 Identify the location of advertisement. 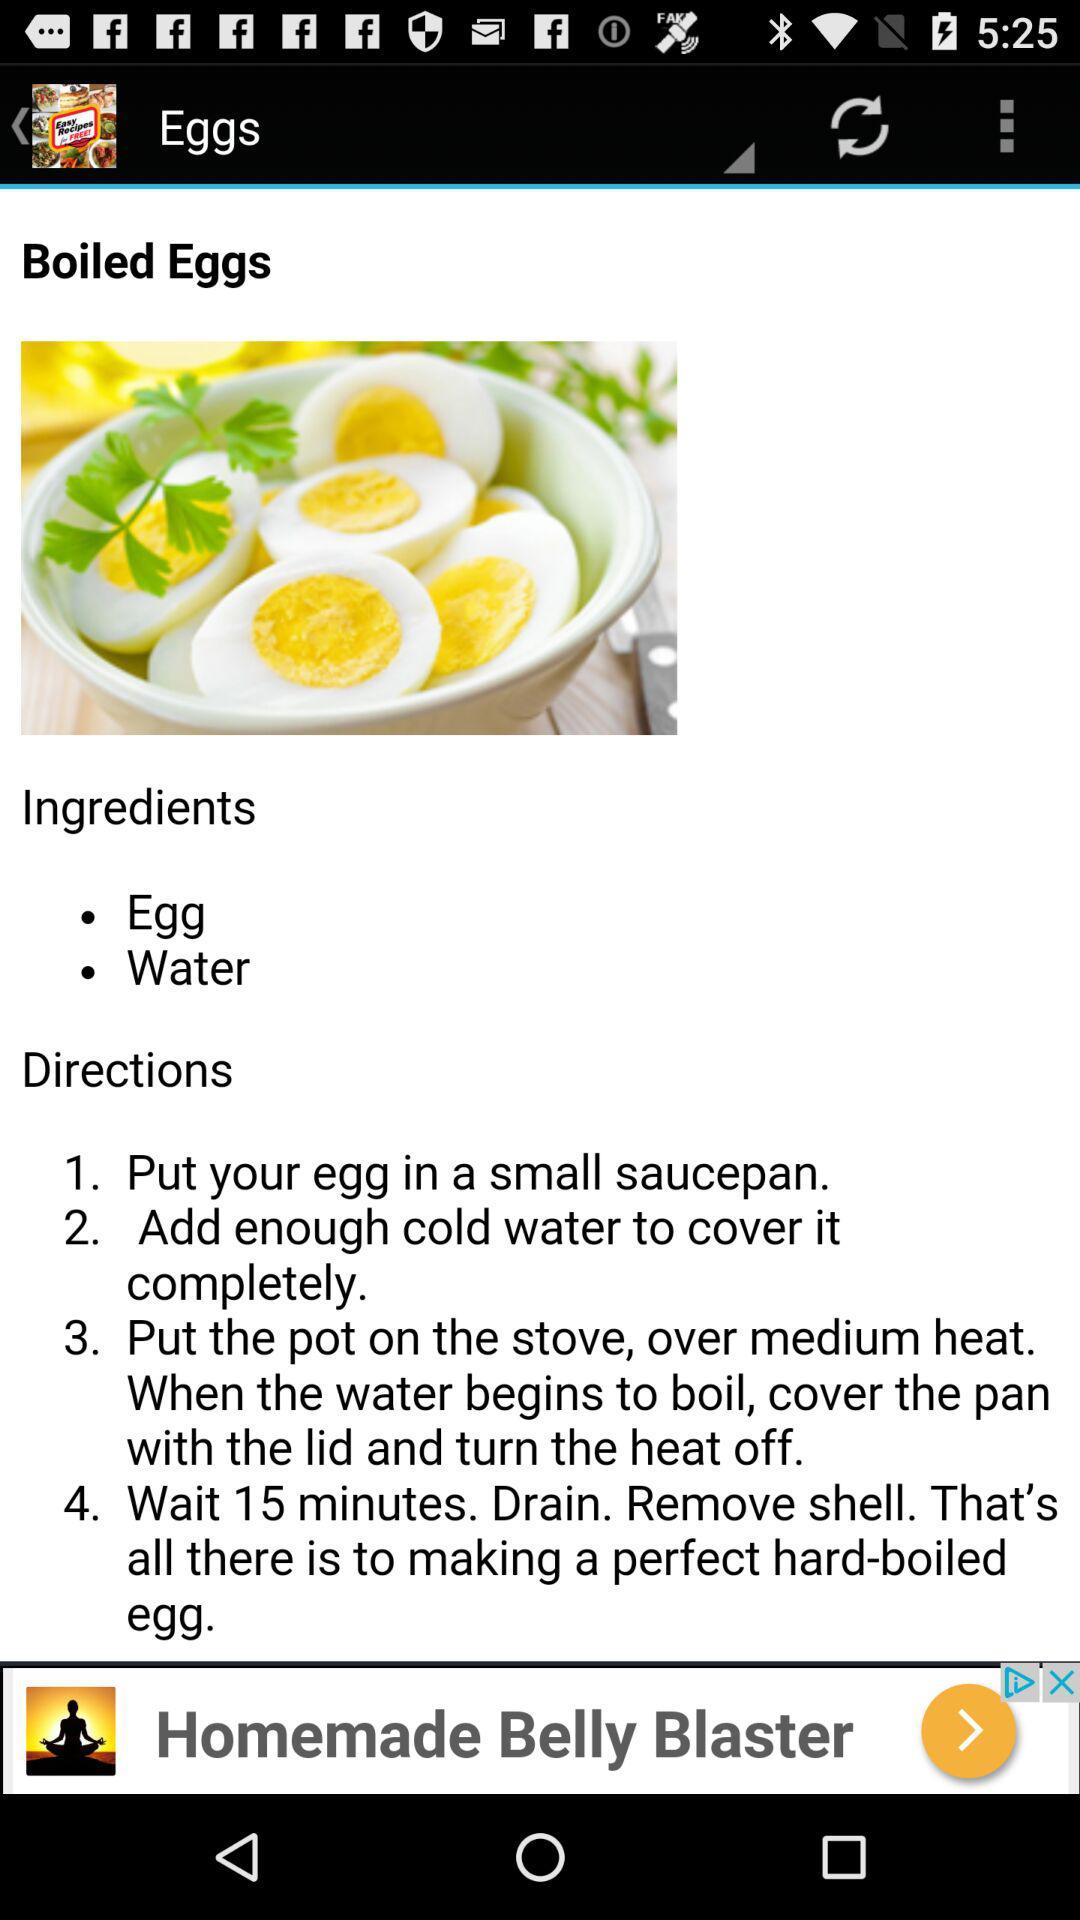
(540, 1727).